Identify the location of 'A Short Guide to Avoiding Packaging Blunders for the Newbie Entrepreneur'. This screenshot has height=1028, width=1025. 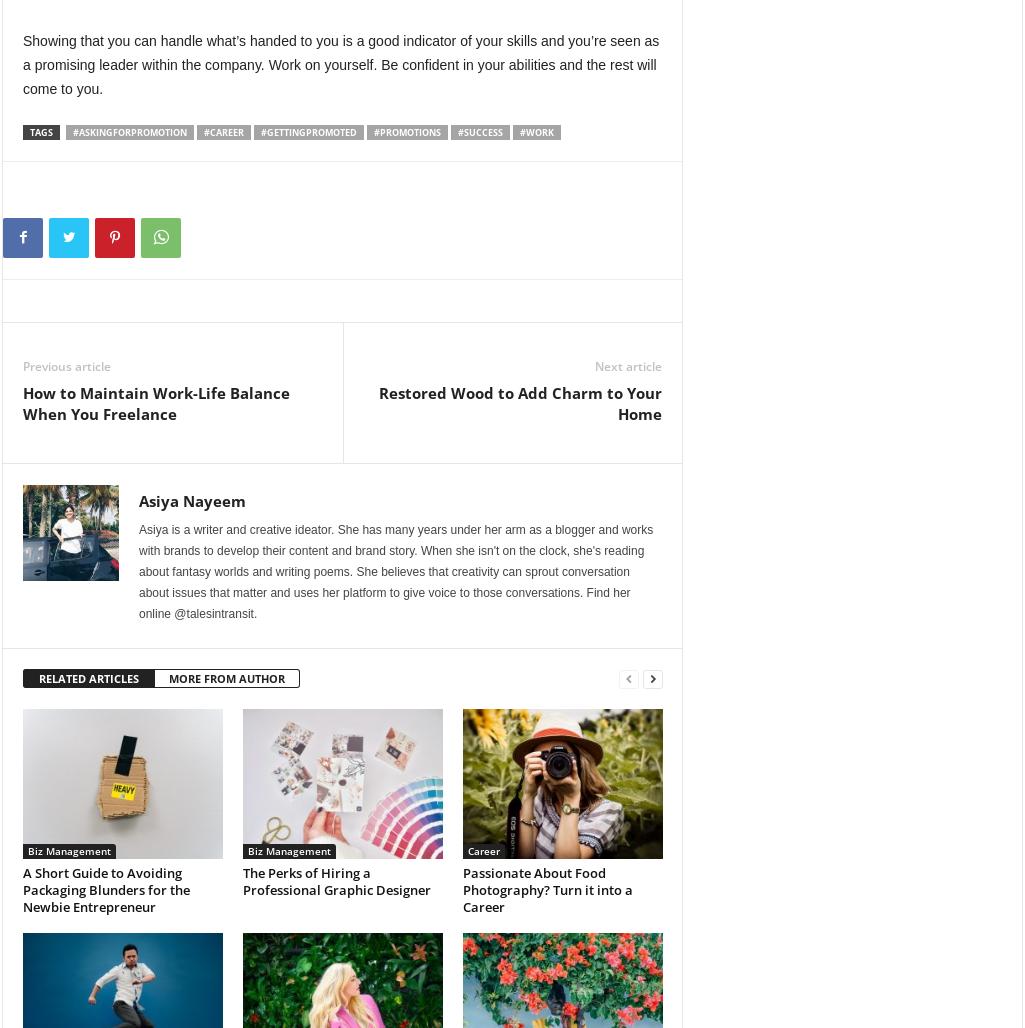
(106, 889).